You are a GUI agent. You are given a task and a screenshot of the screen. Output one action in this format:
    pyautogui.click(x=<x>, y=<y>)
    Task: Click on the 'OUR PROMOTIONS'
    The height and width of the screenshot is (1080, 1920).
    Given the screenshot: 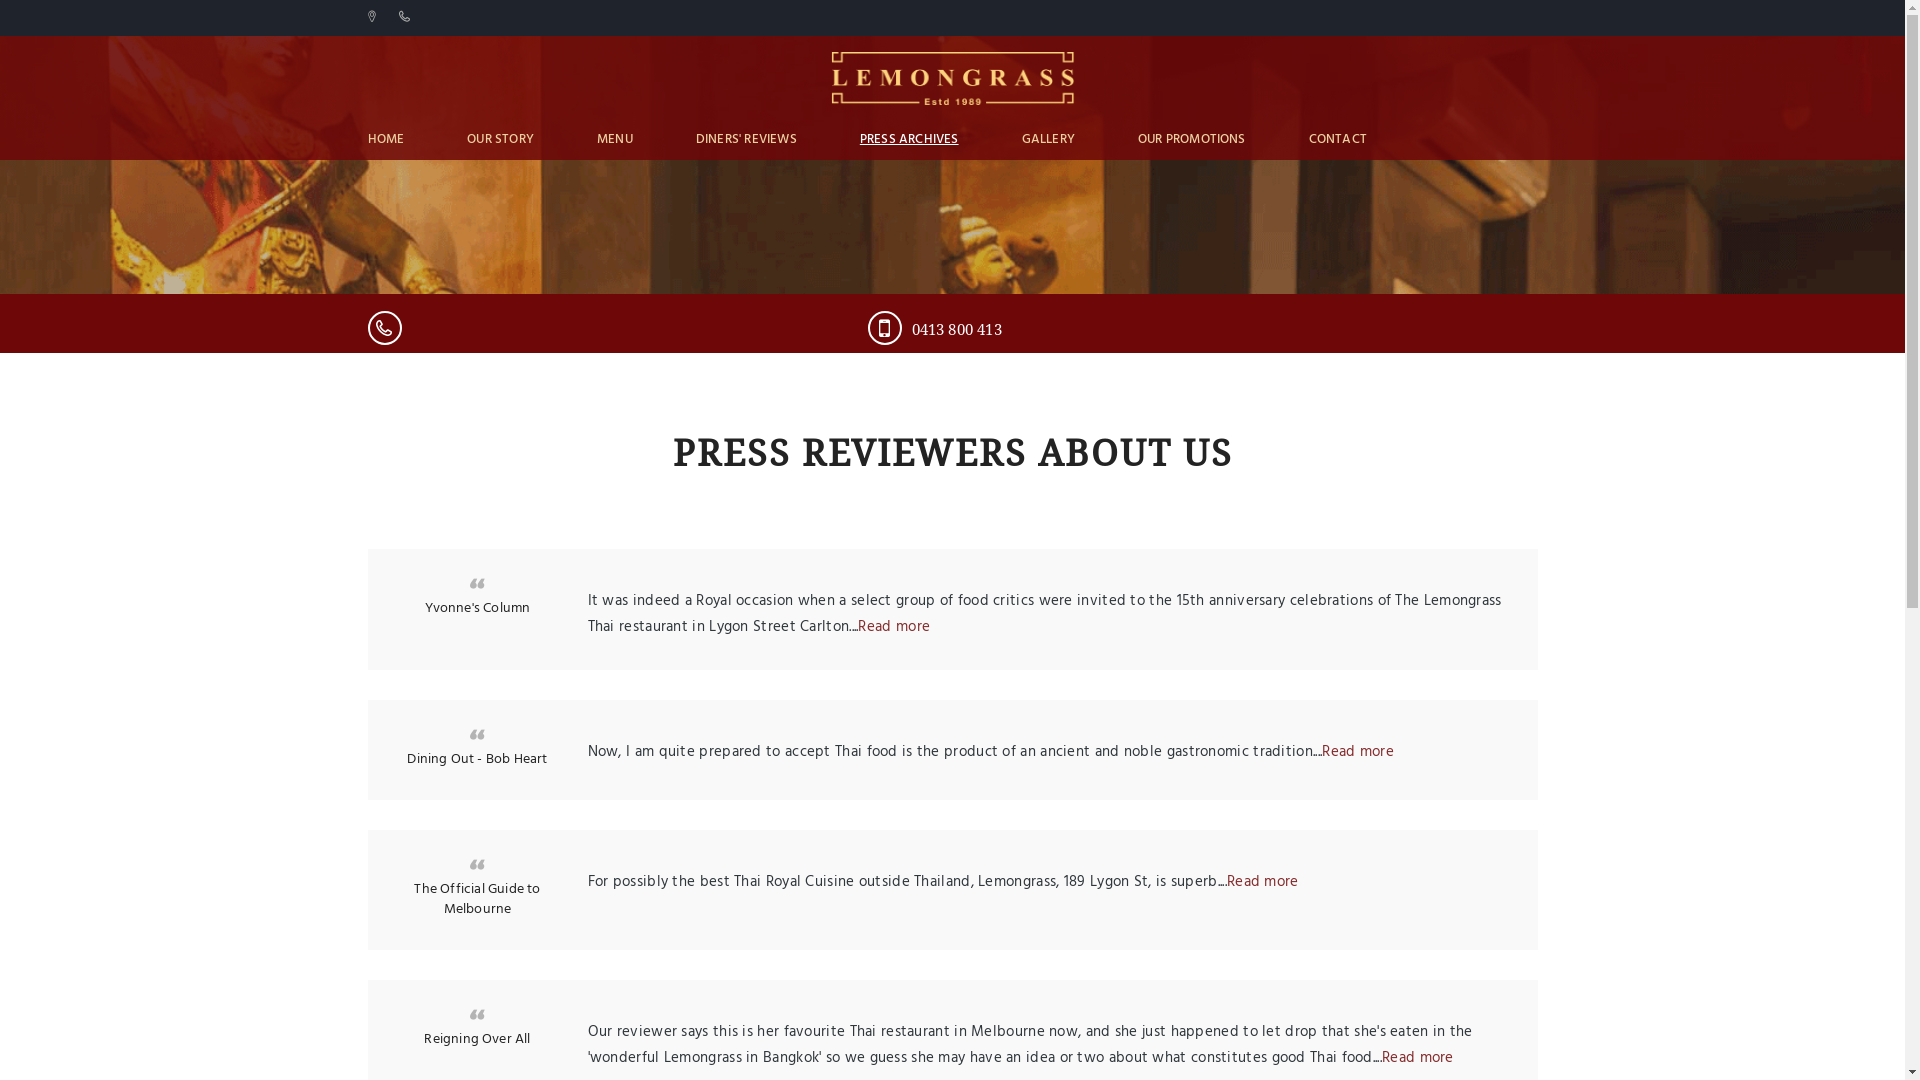 What is the action you would take?
    pyautogui.click(x=1191, y=138)
    